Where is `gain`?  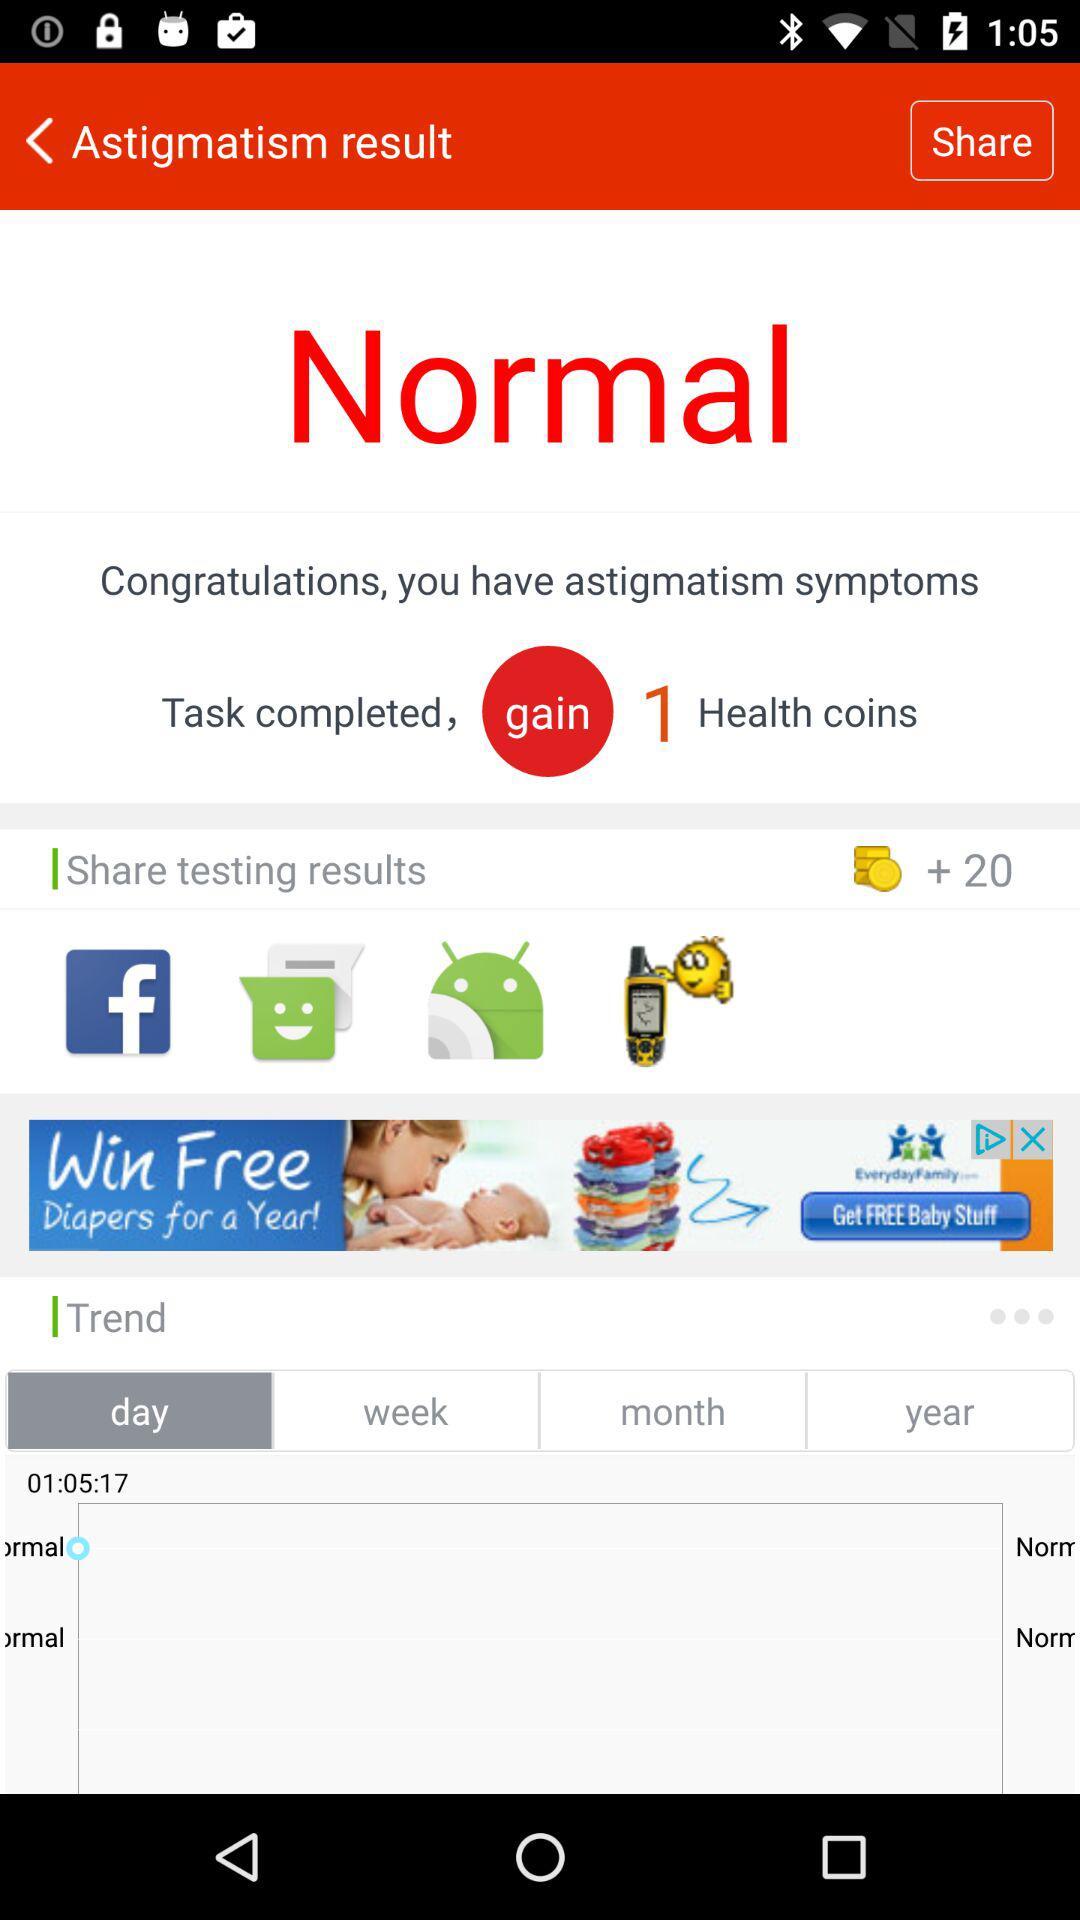
gain is located at coordinates (547, 711).